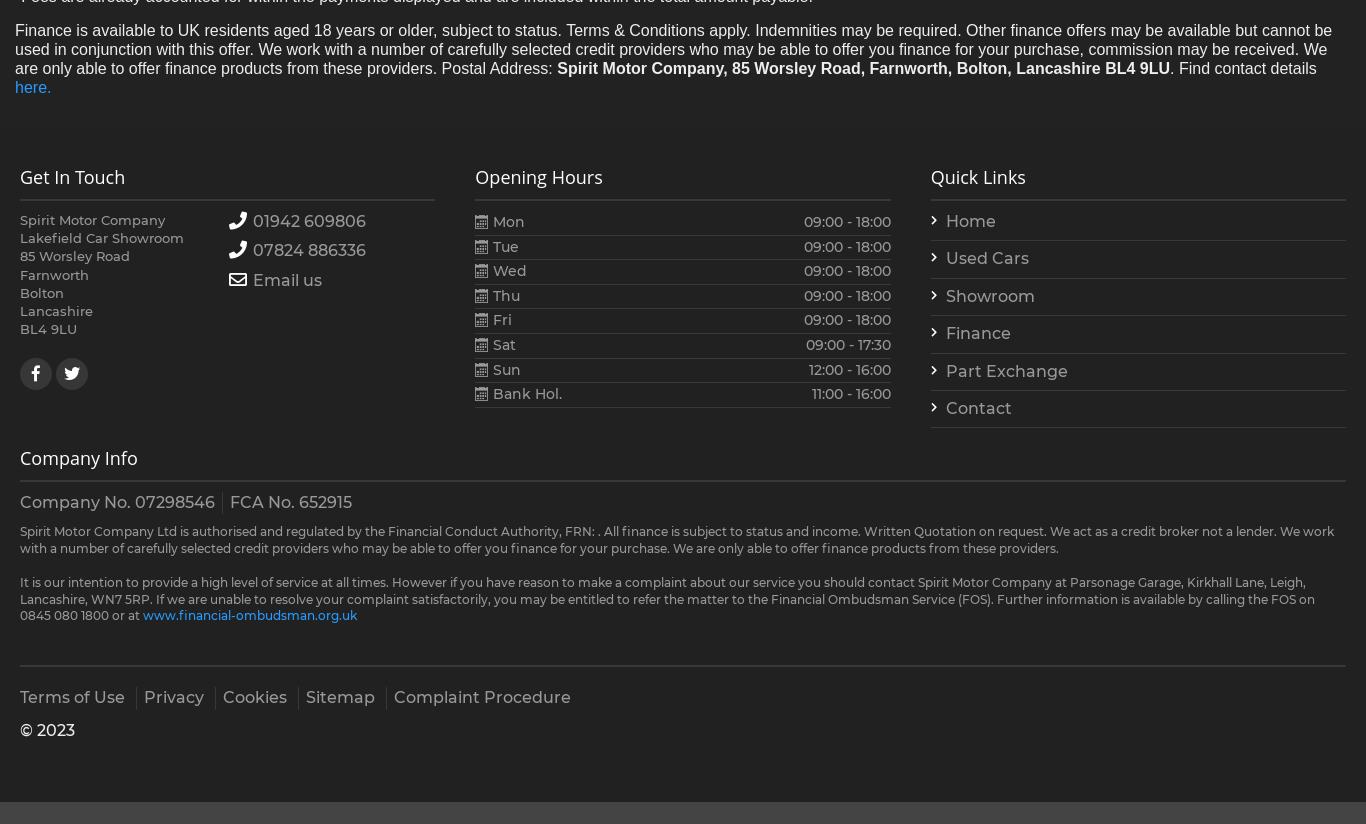  Describe the element at coordinates (249, 615) in the screenshot. I see `'www.financial-ombudsman.org.uk'` at that location.